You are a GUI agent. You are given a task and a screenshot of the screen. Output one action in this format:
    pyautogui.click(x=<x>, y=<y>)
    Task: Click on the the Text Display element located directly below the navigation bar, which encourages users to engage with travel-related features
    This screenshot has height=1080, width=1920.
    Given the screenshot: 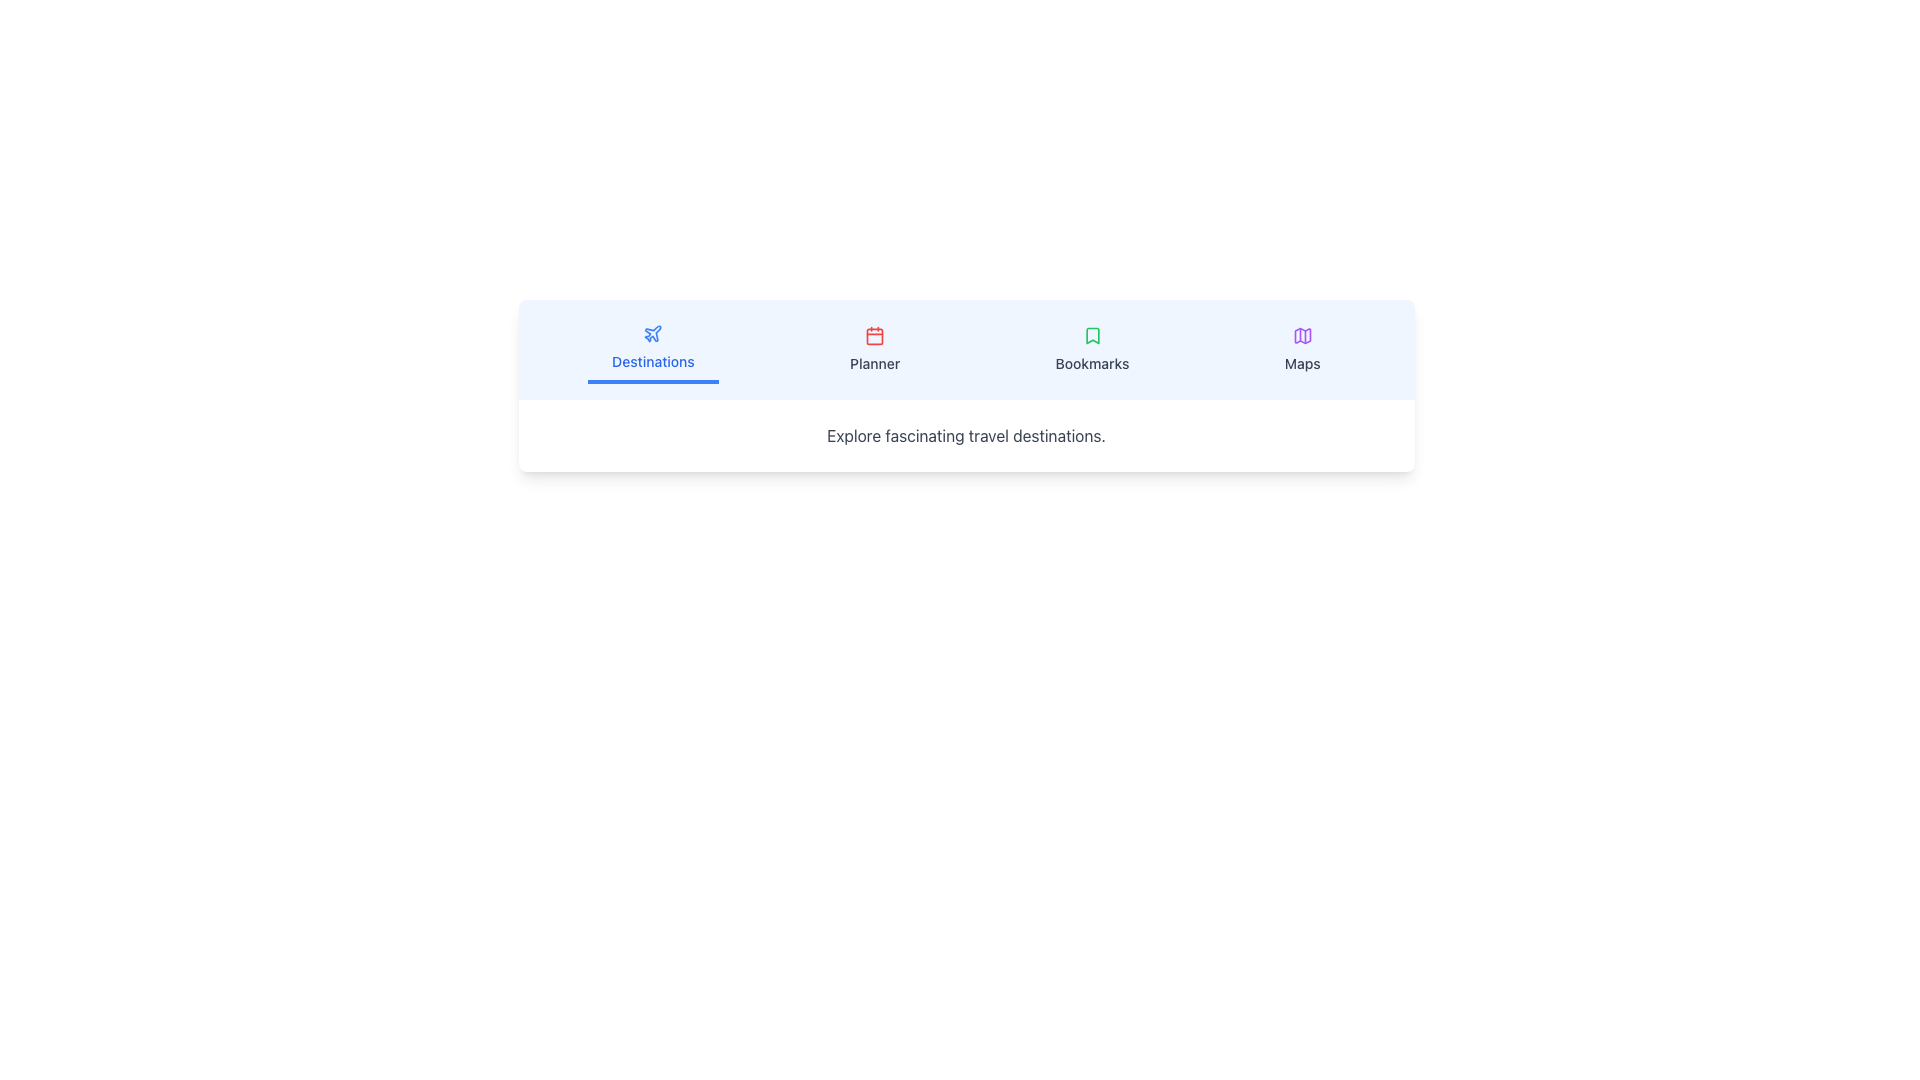 What is the action you would take?
    pyautogui.click(x=966, y=434)
    